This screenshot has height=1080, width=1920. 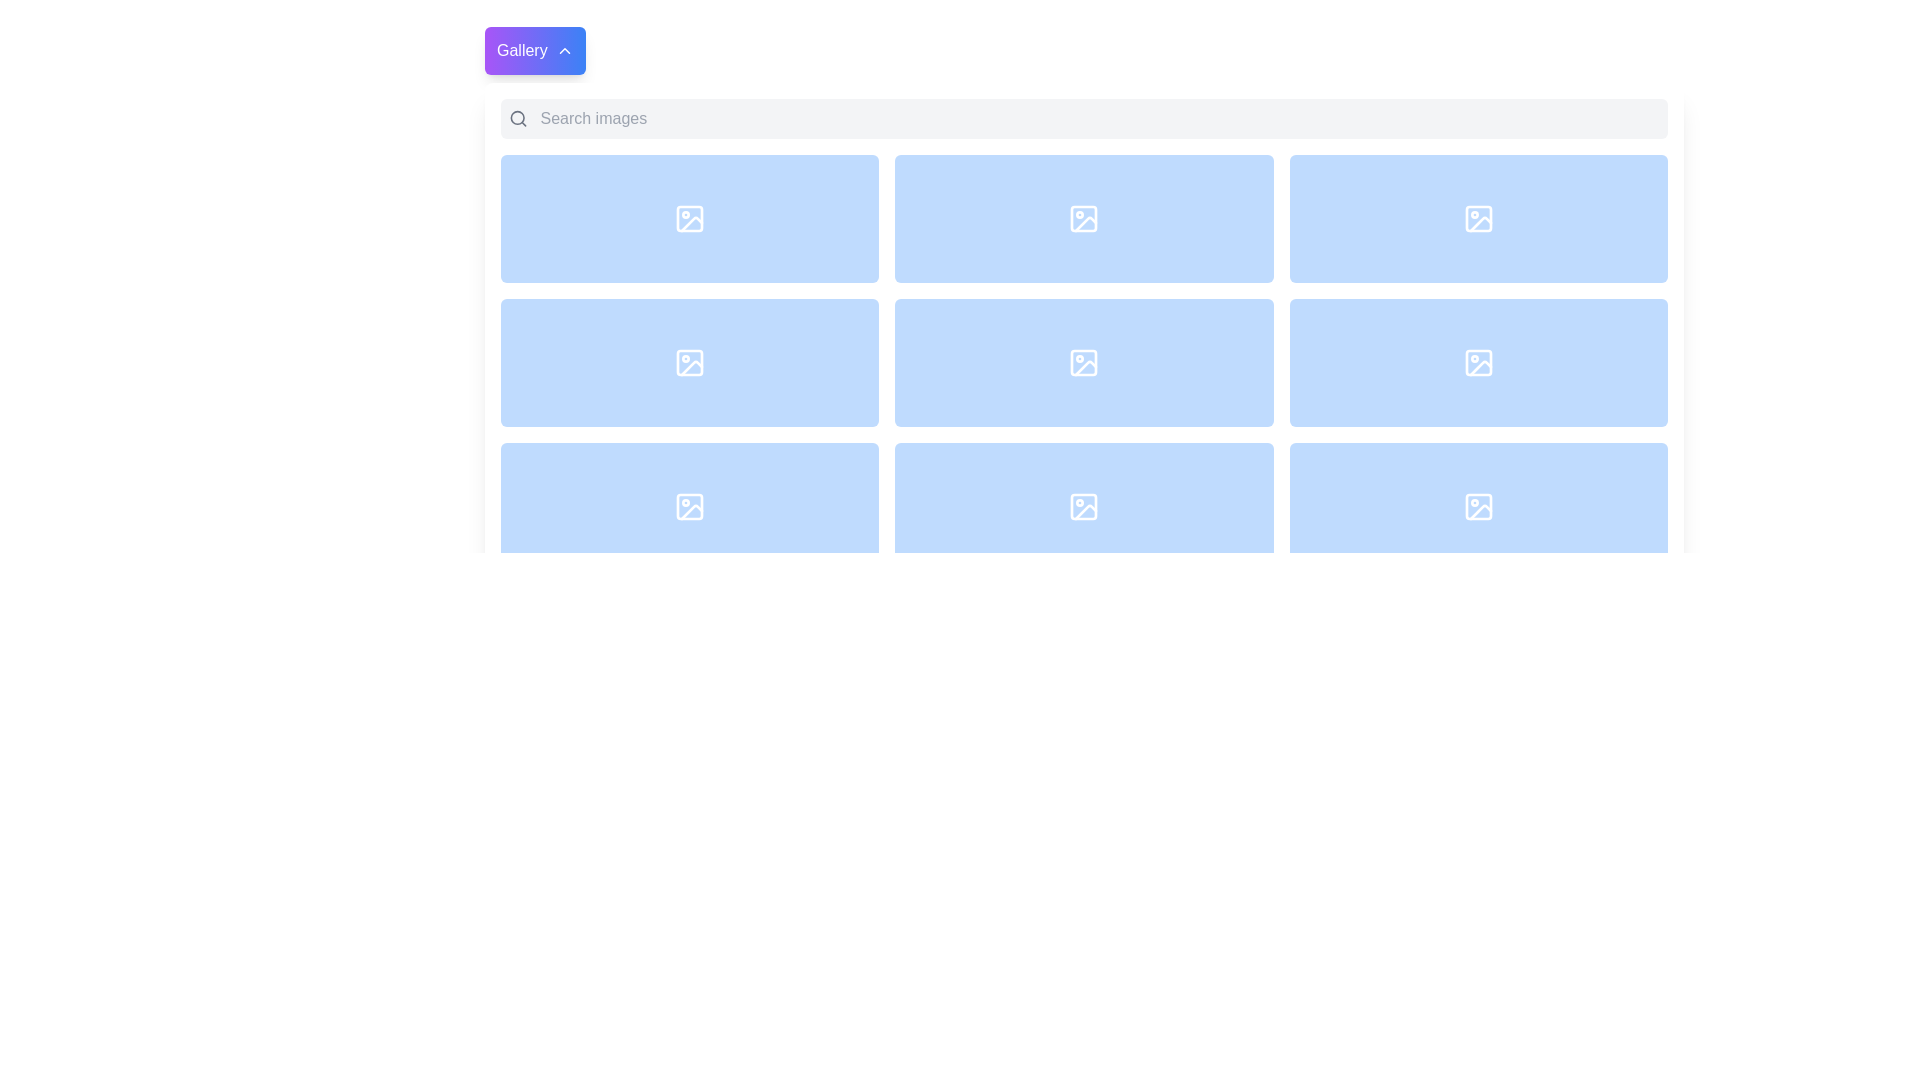 What do you see at coordinates (1083, 362) in the screenshot?
I see `the image icon represented by the SVG rectangle located in the center of the second row of a 3x3 grid` at bounding box center [1083, 362].